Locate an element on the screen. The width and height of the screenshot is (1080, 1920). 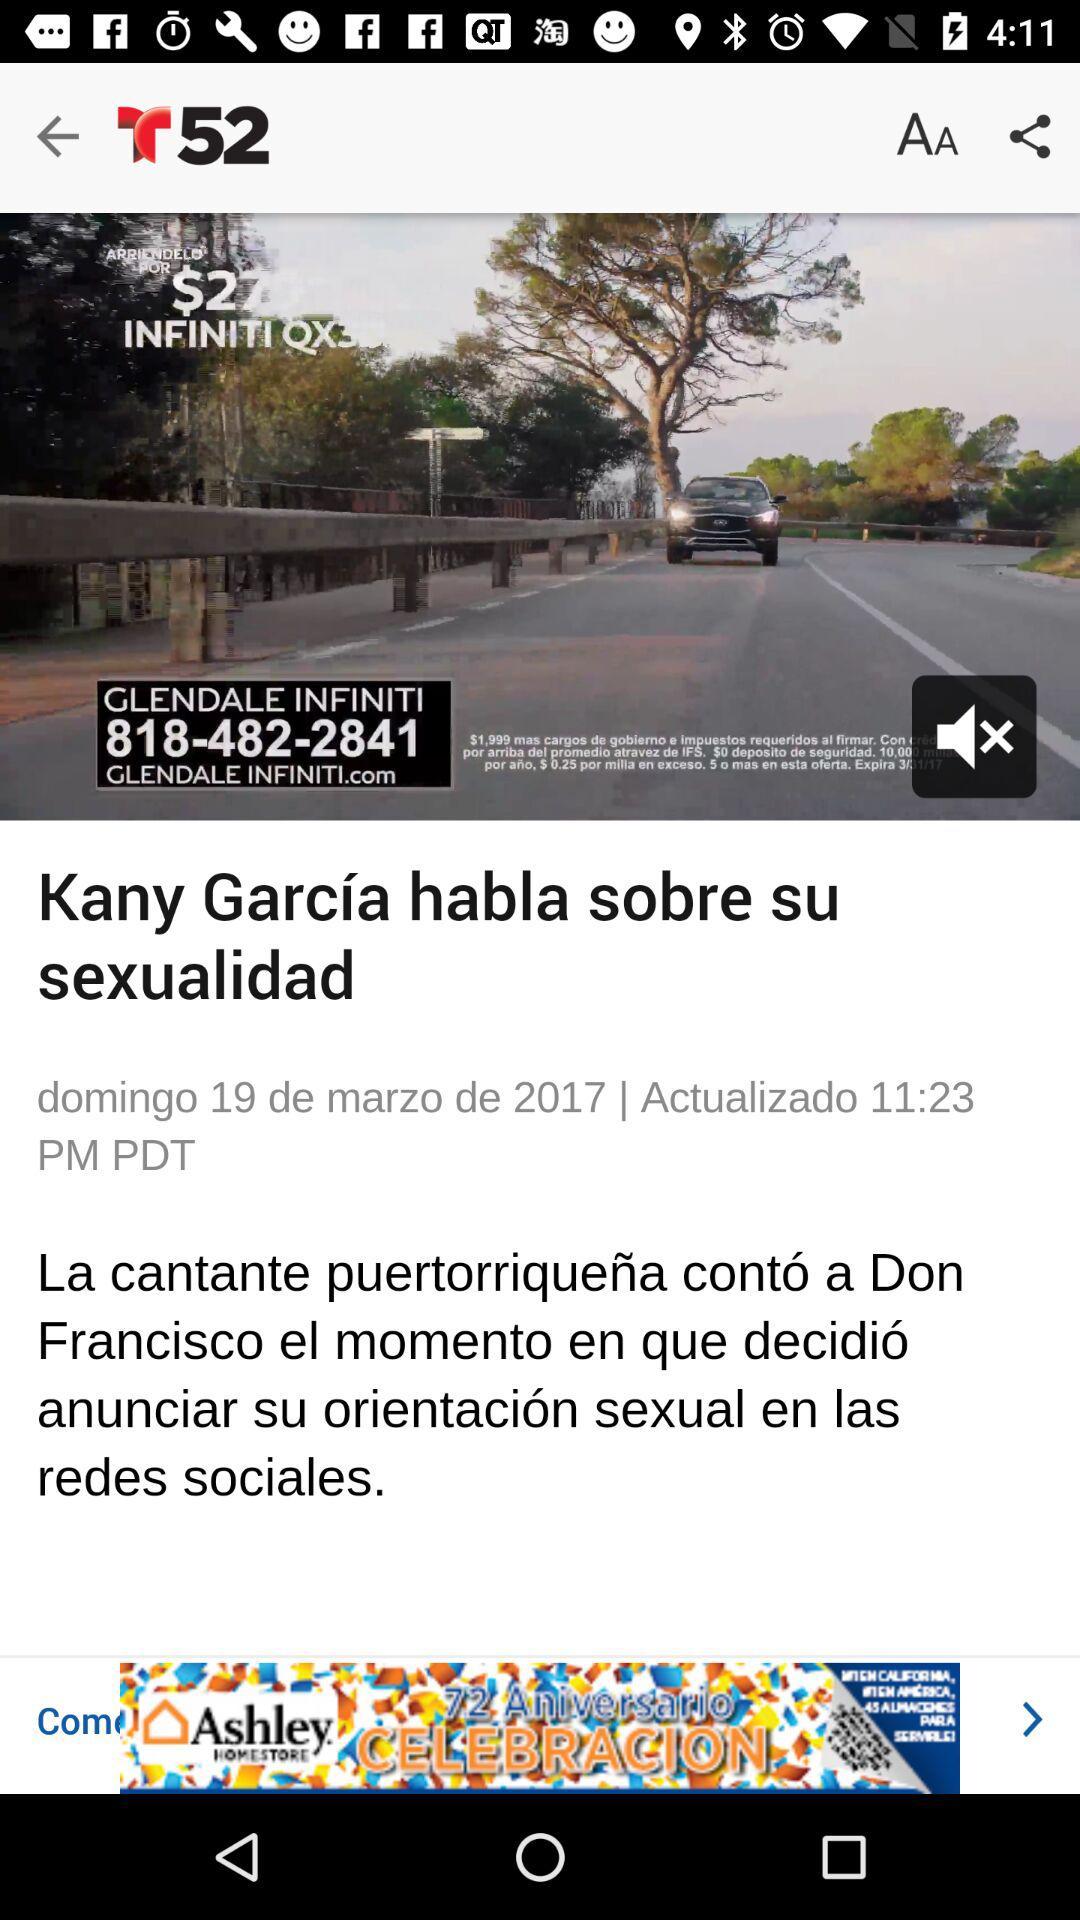
the volume icon is located at coordinates (974, 735).